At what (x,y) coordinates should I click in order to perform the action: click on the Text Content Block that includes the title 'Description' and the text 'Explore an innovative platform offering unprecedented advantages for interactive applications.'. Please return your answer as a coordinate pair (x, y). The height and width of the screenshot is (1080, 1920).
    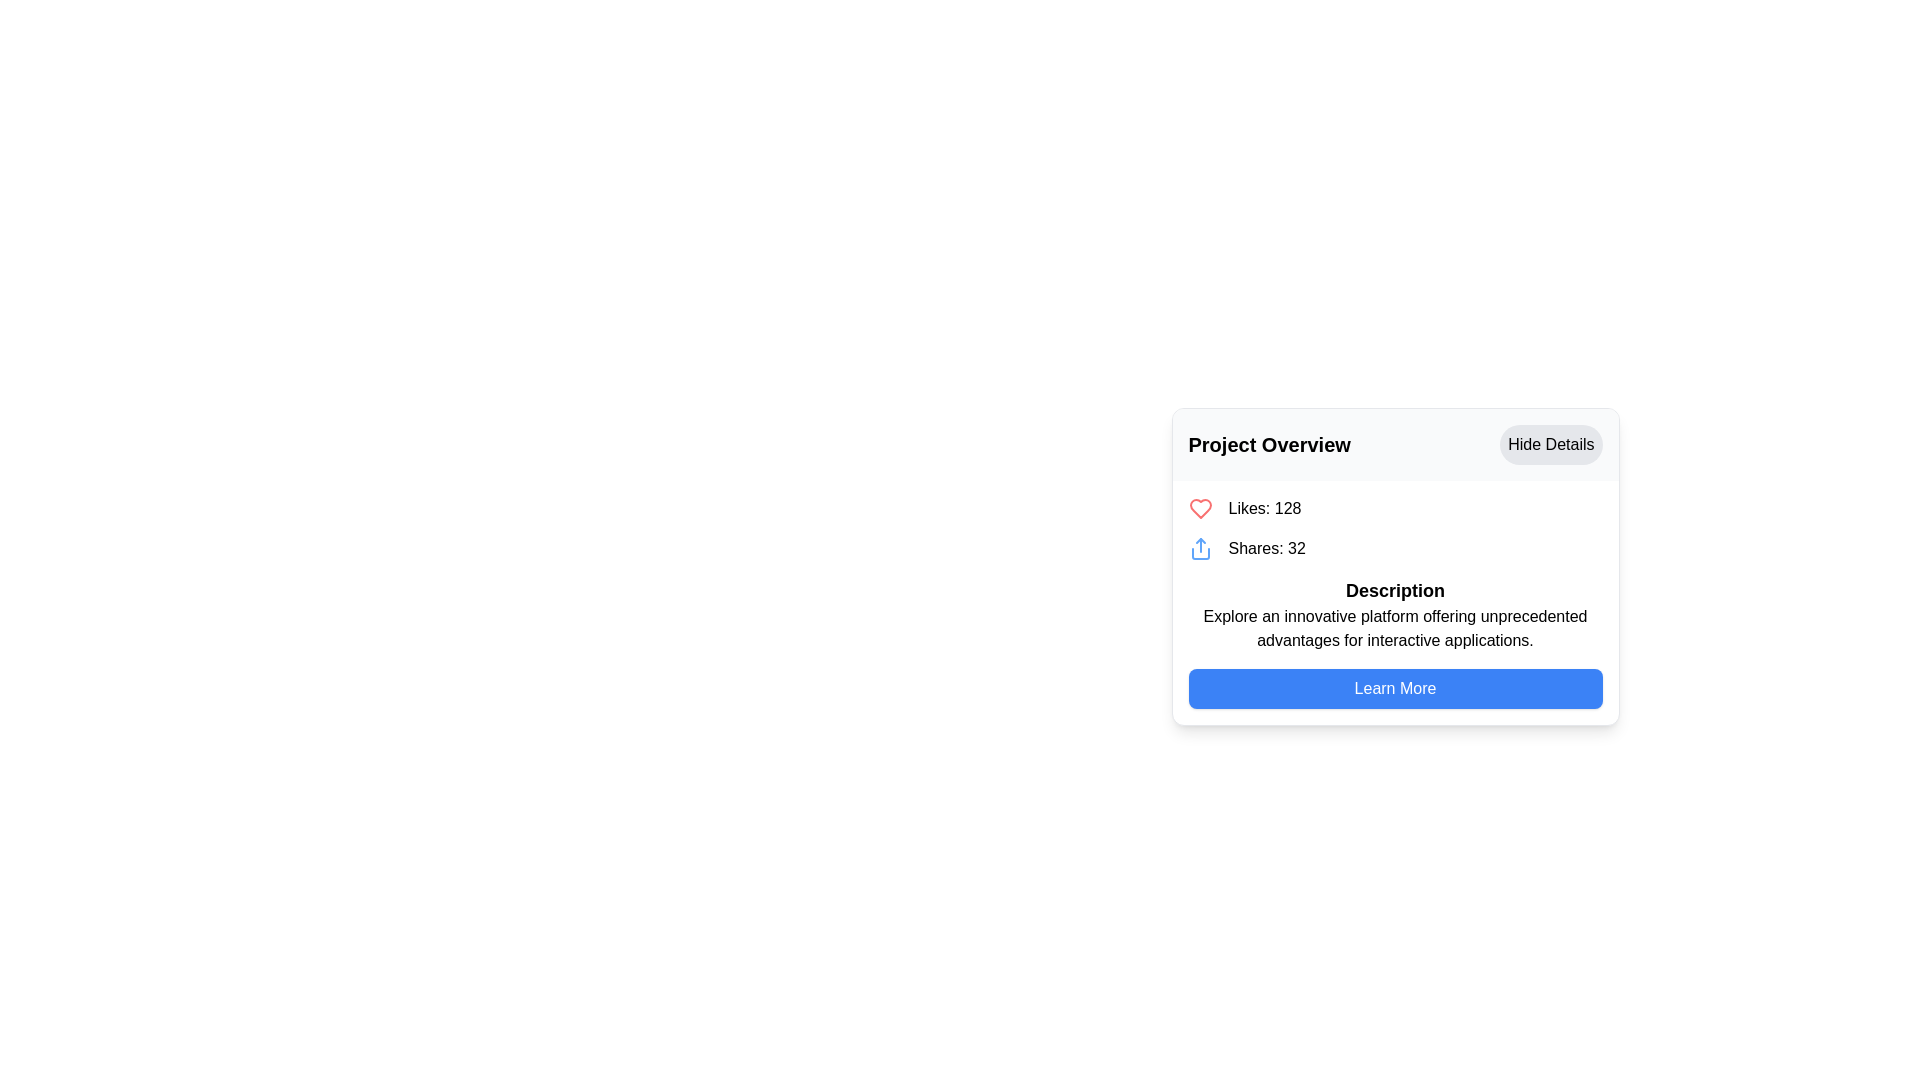
    Looking at the image, I should click on (1394, 613).